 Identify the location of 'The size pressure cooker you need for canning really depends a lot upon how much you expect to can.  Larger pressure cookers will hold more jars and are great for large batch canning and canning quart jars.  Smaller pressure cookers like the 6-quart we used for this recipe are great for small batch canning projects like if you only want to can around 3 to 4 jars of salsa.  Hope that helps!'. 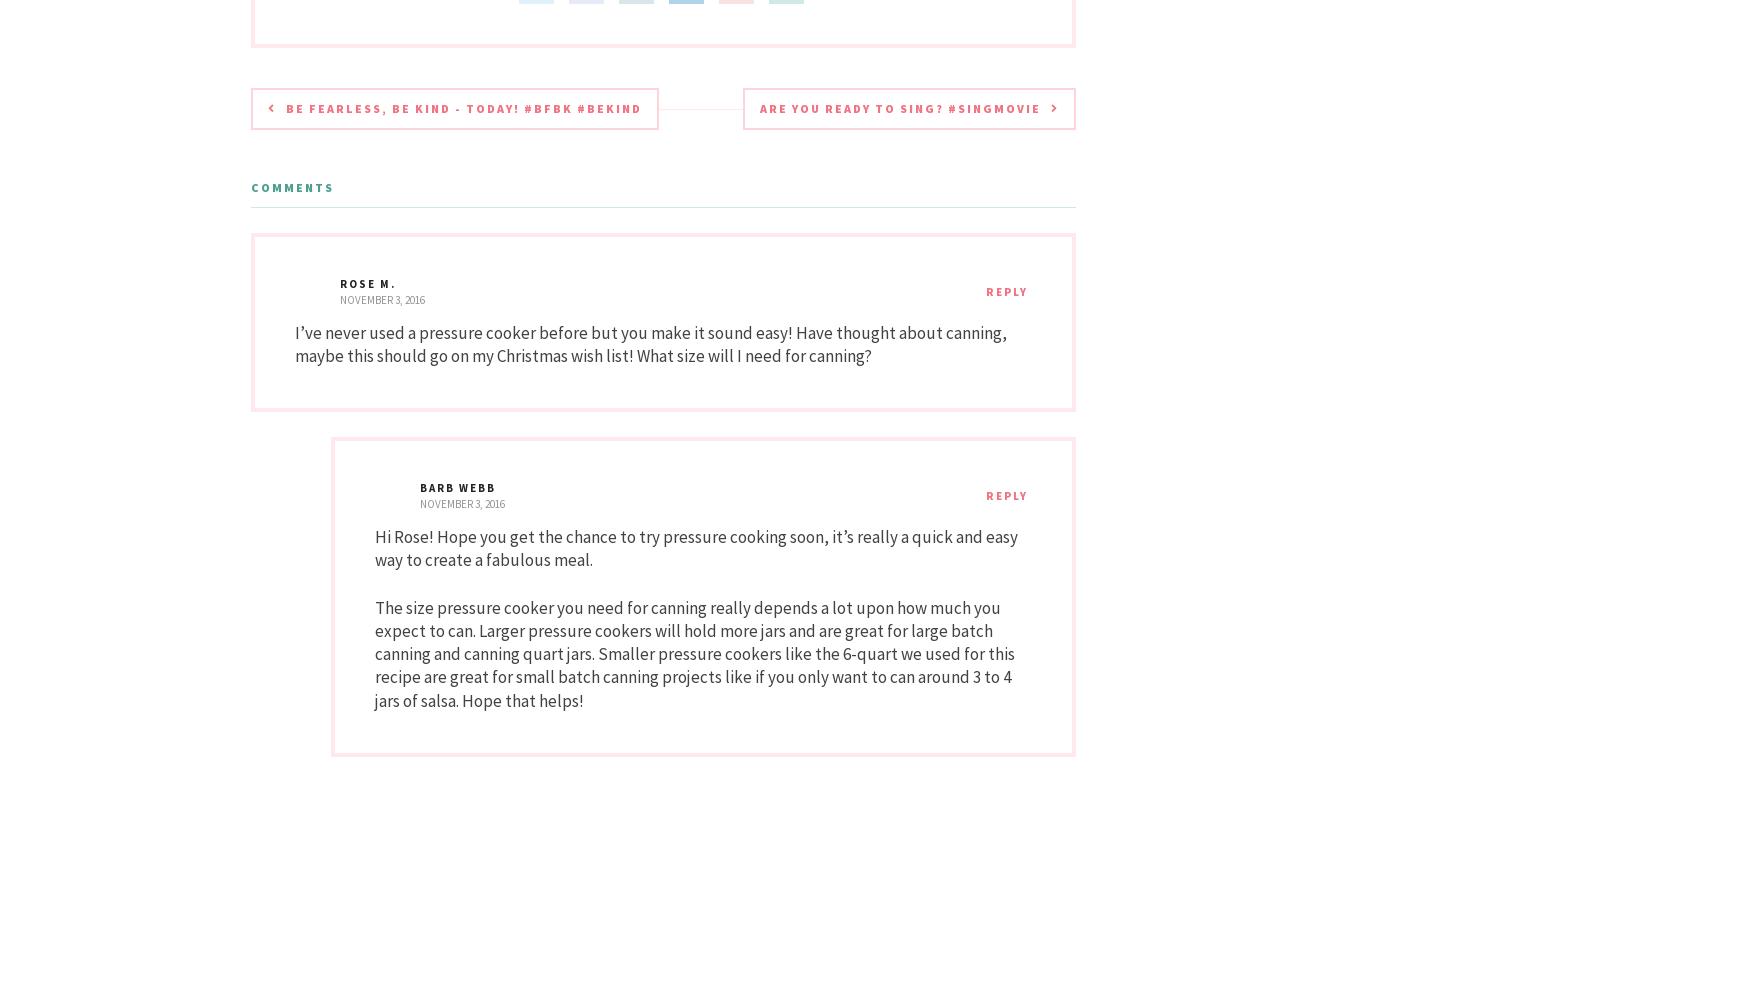
(374, 653).